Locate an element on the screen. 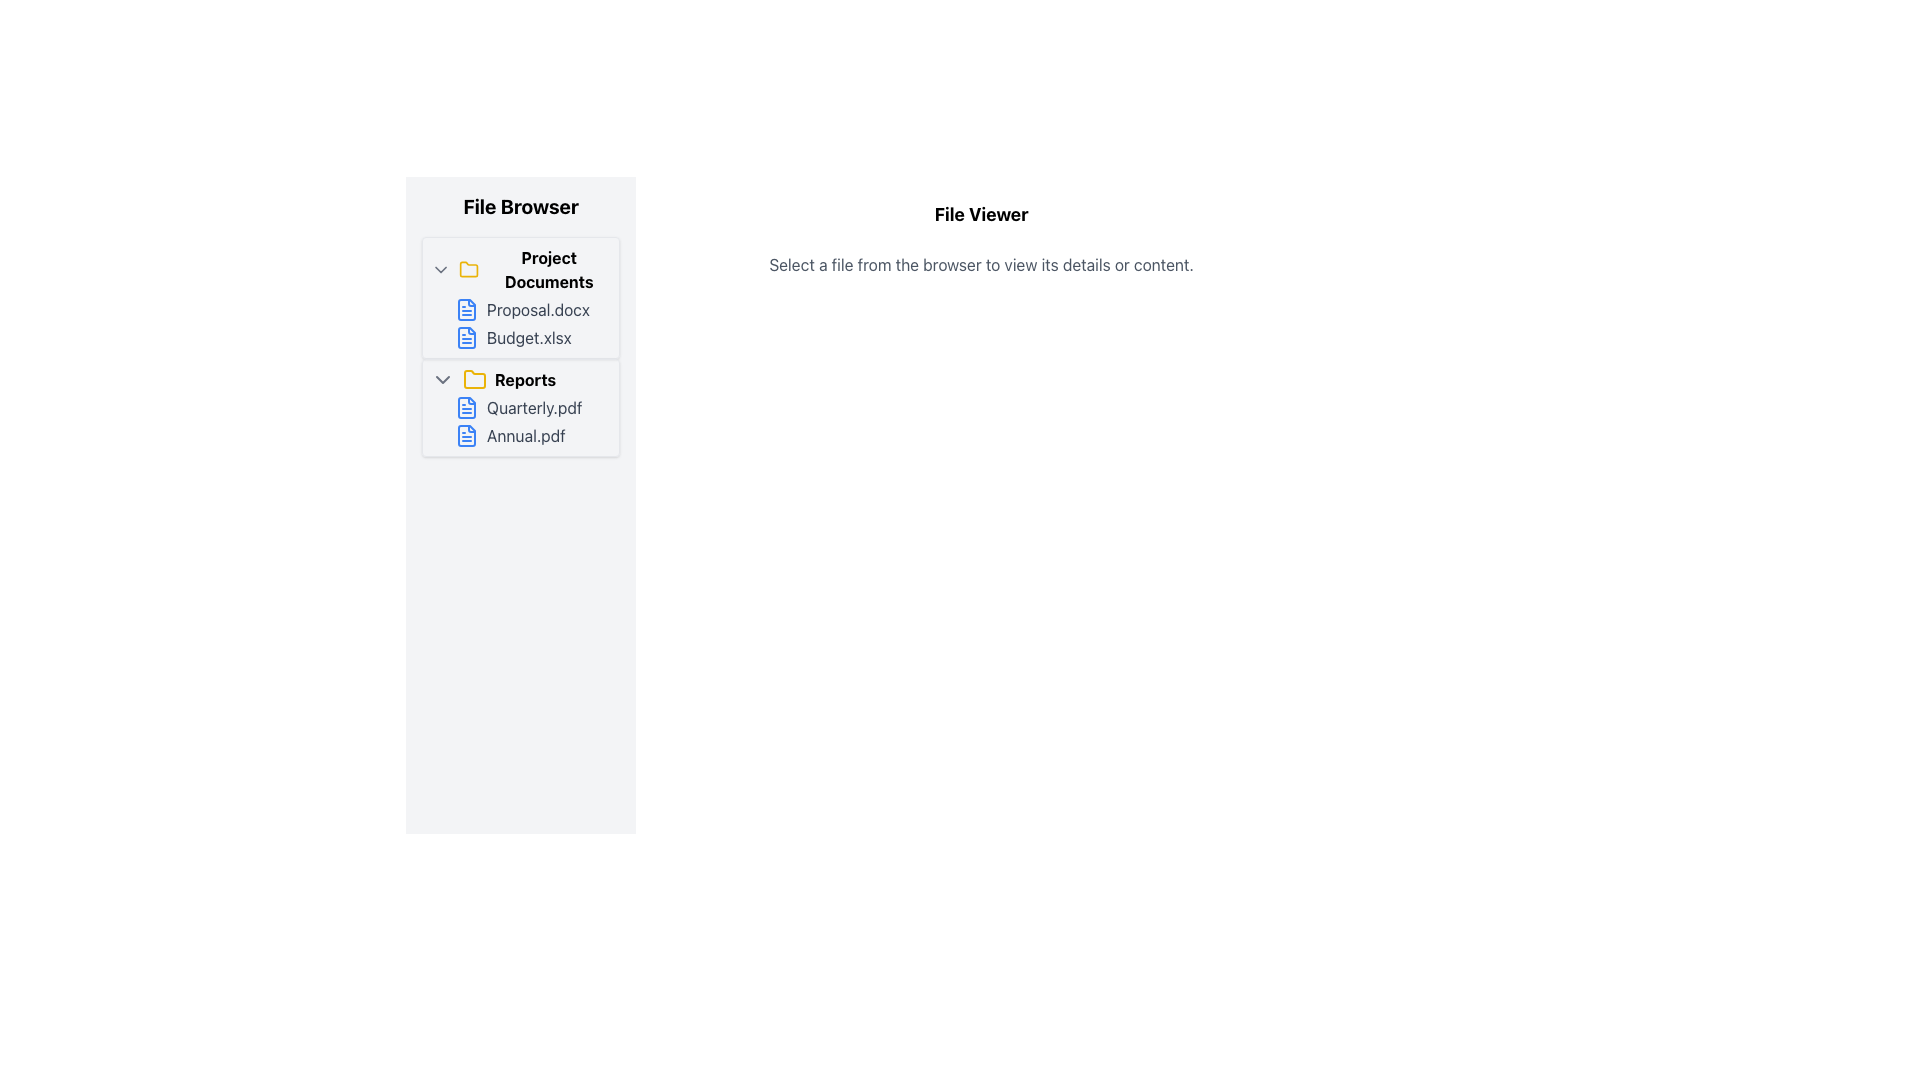  the 'Annual.pdf' file entry is located at coordinates (533, 434).